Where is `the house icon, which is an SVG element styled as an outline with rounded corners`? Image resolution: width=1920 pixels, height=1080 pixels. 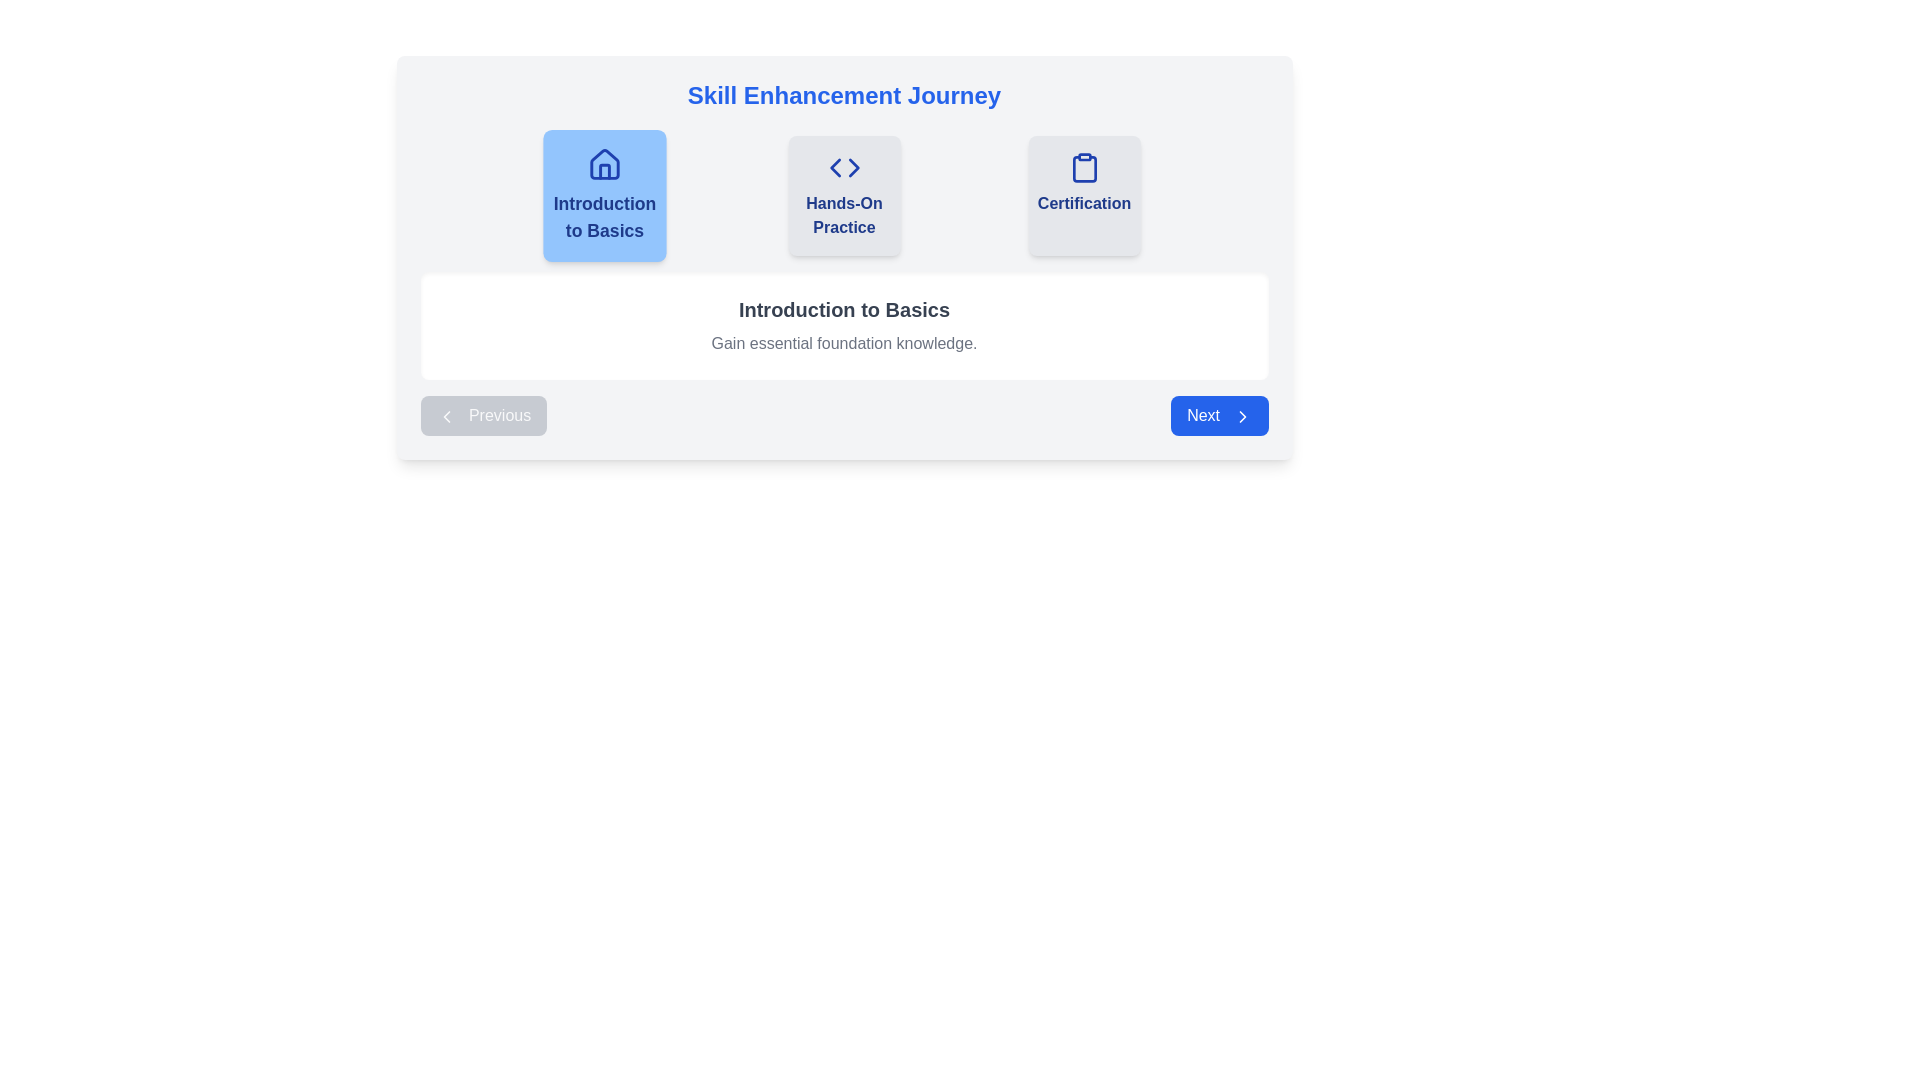 the house icon, which is an SVG element styled as an outline with rounded corners is located at coordinates (603, 163).